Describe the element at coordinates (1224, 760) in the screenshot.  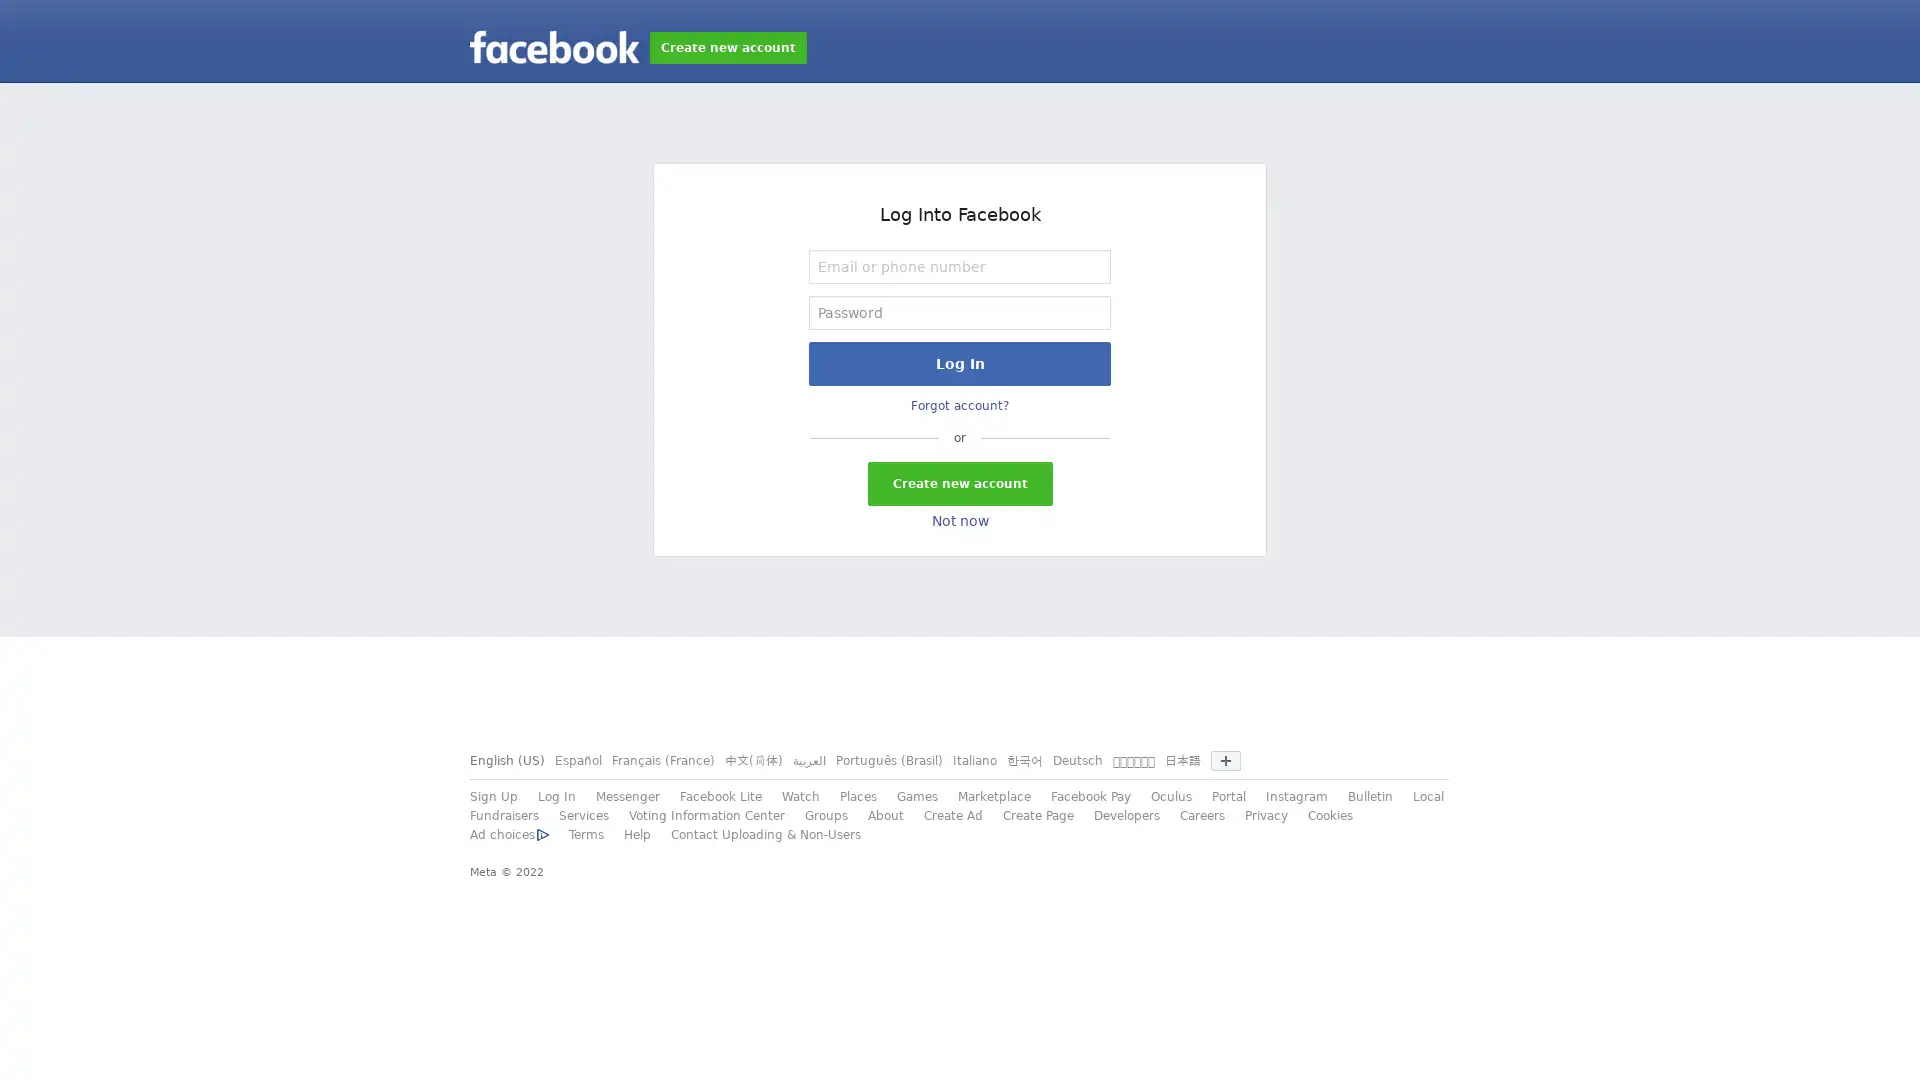
I see `Show more languages` at that location.